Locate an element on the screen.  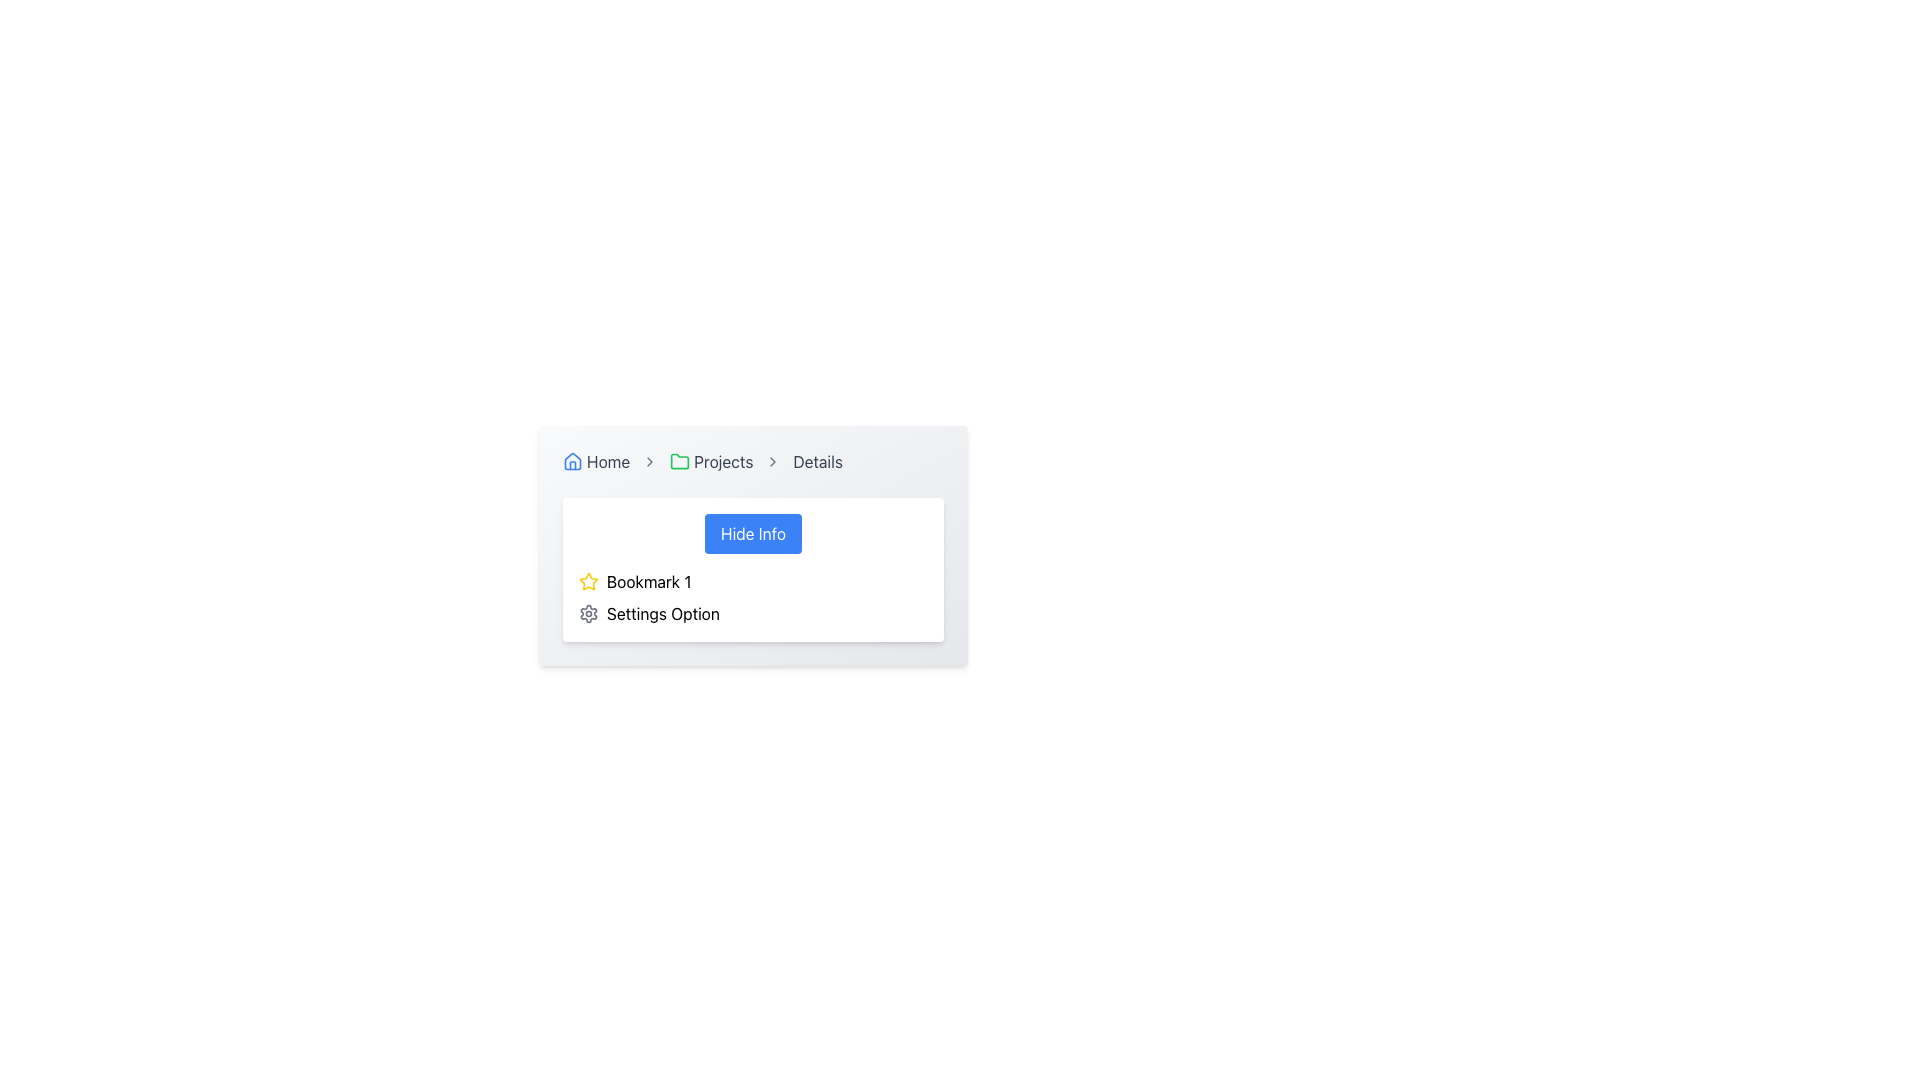
the third chevron icon in the breadcrumb navigation that separates 'Projects' and 'Details' is located at coordinates (772, 462).